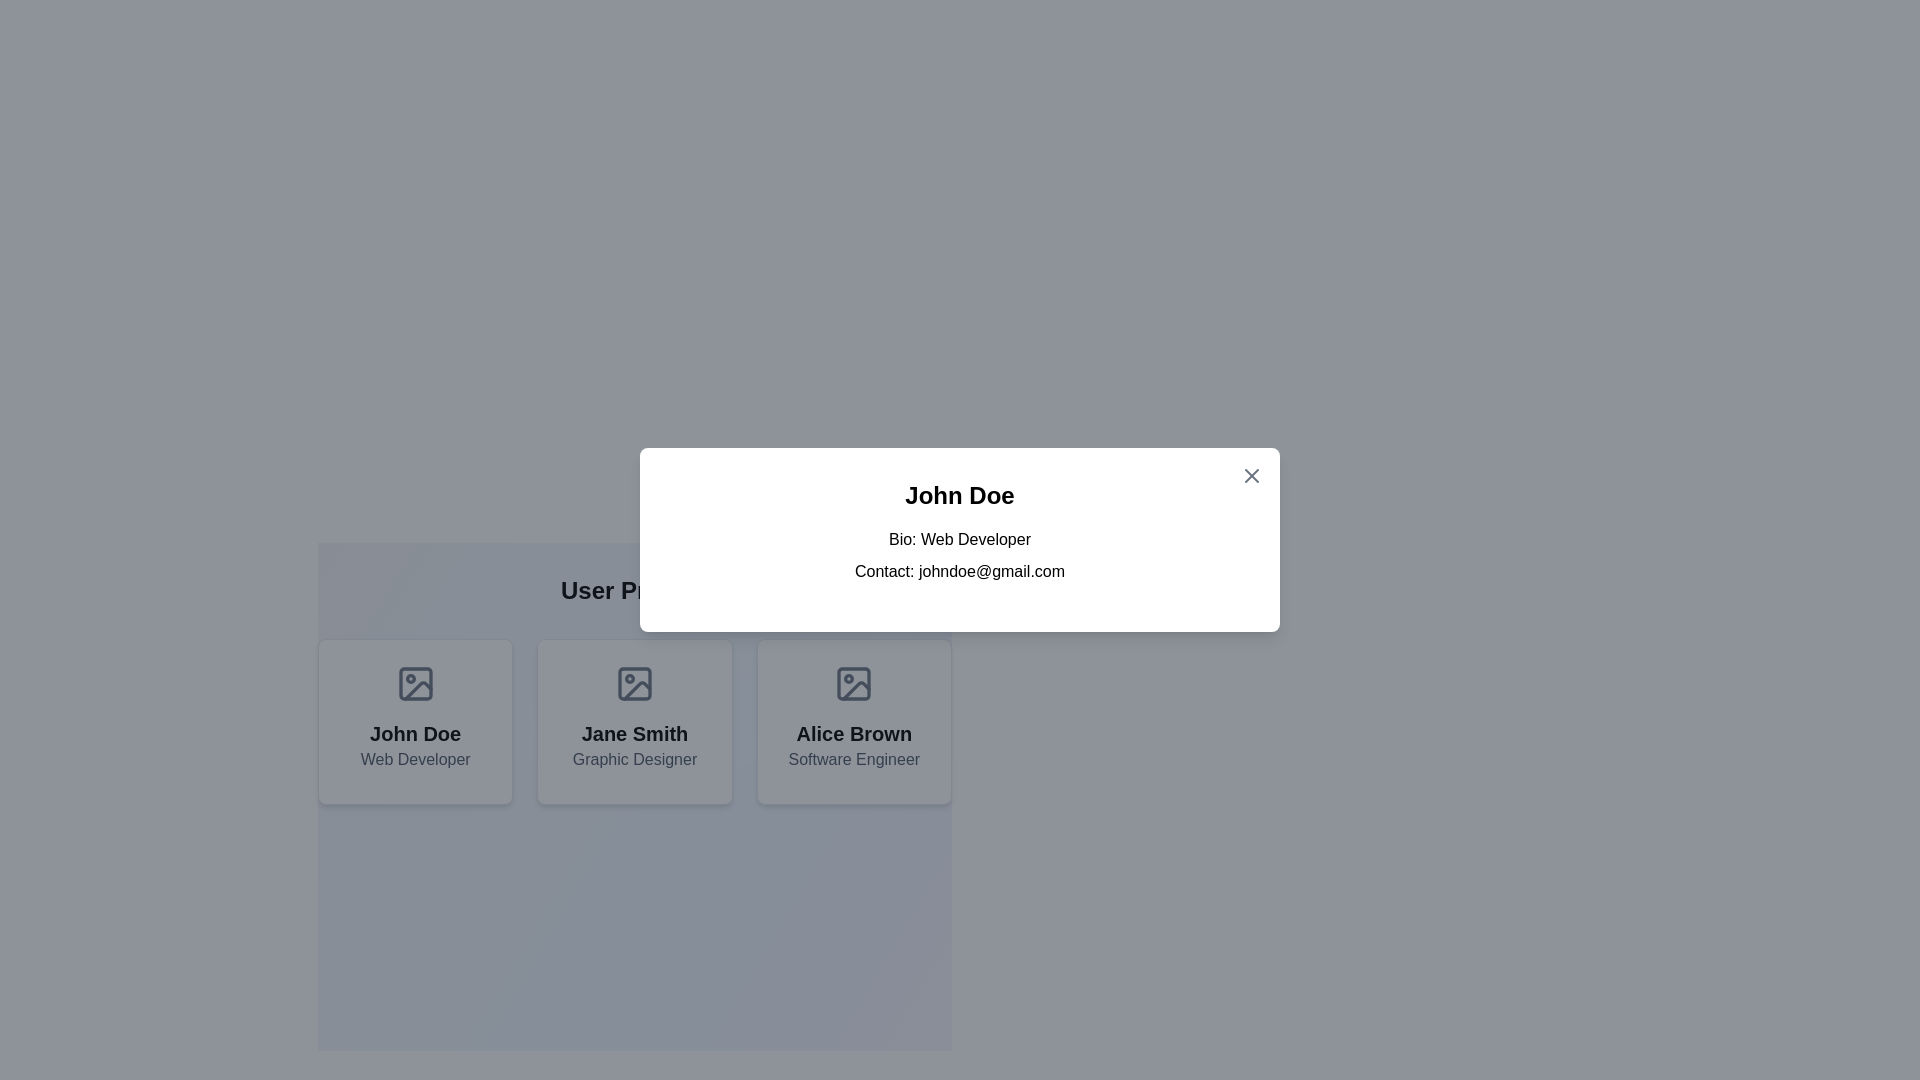 The width and height of the screenshot is (1920, 1080). Describe the element at coordinates (633, 733) in the screenshot. I see `the 'Jane Smith' text element, which is styled in a bold, extra-large font and serves as the main heading above 'Graphic Designer' within a card interface` at that location.